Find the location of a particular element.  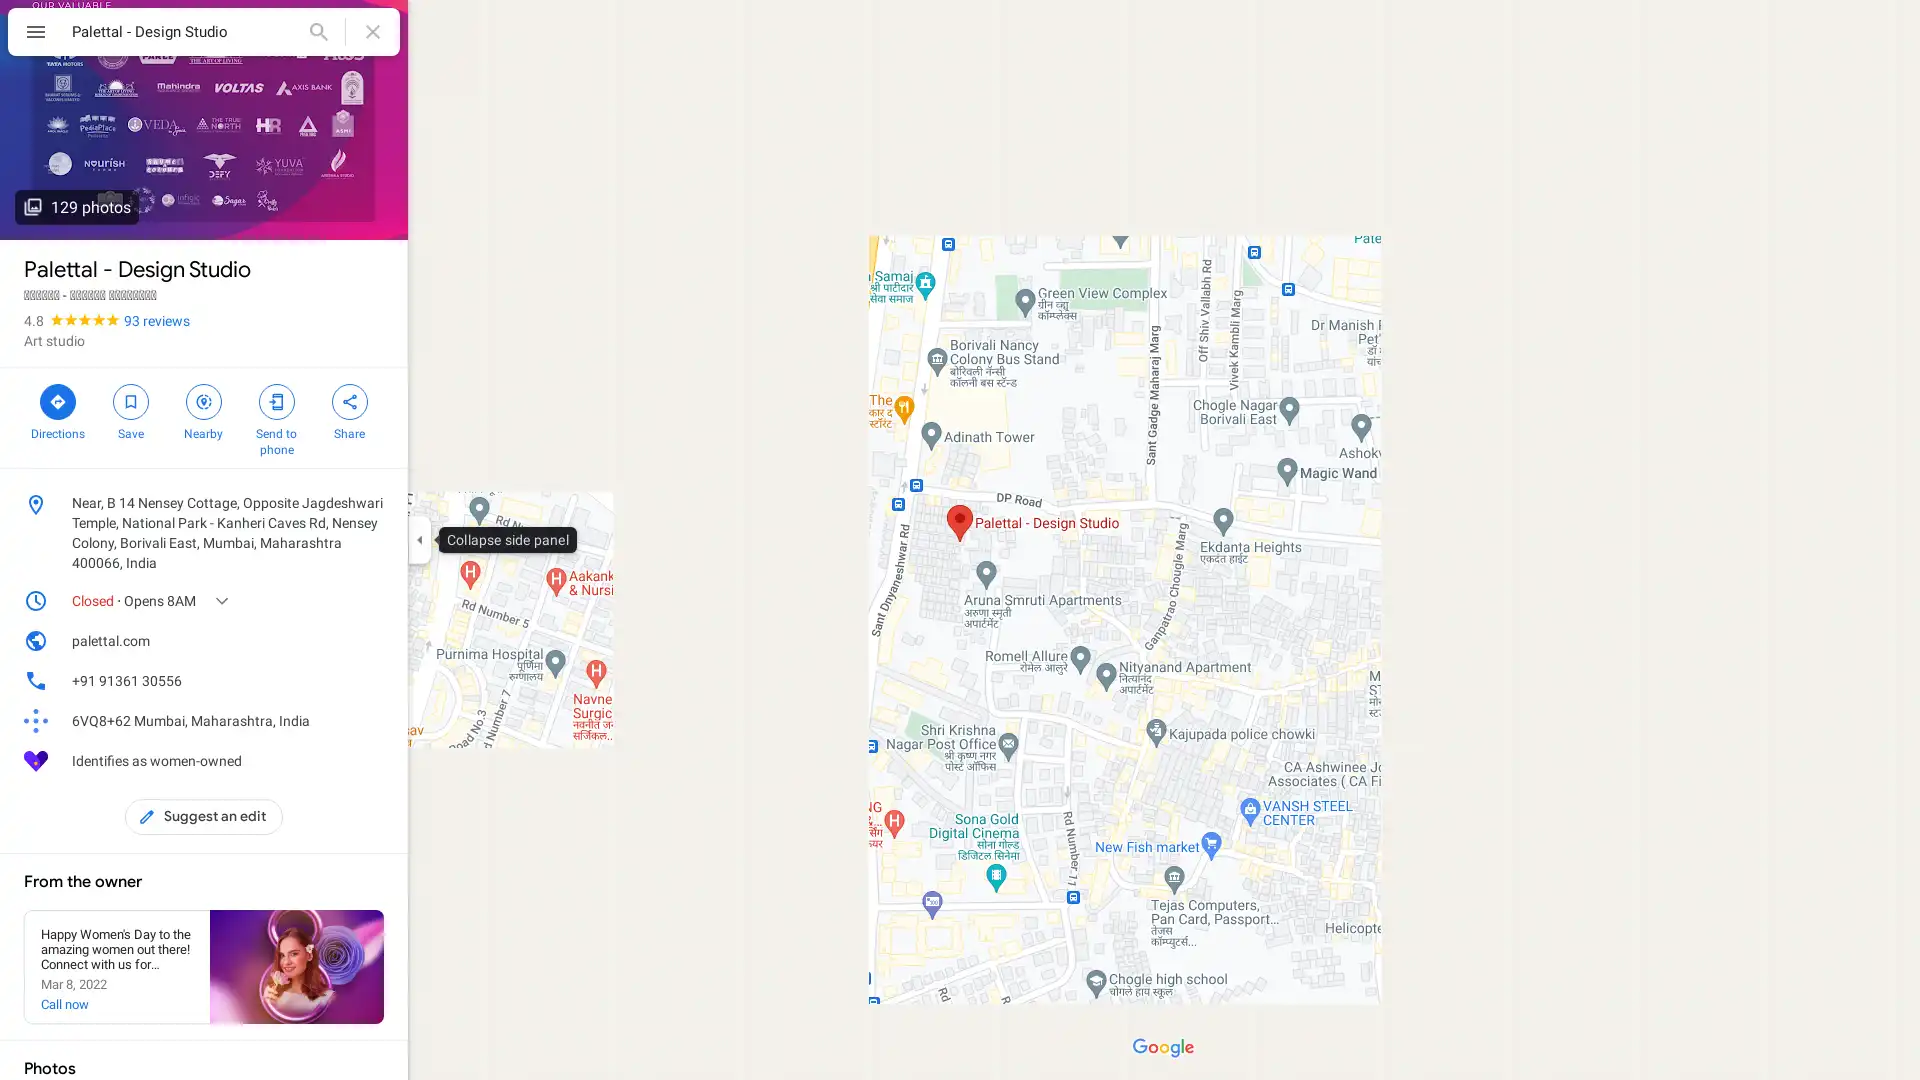

Copy phone number is located at coordinates (344, 680).